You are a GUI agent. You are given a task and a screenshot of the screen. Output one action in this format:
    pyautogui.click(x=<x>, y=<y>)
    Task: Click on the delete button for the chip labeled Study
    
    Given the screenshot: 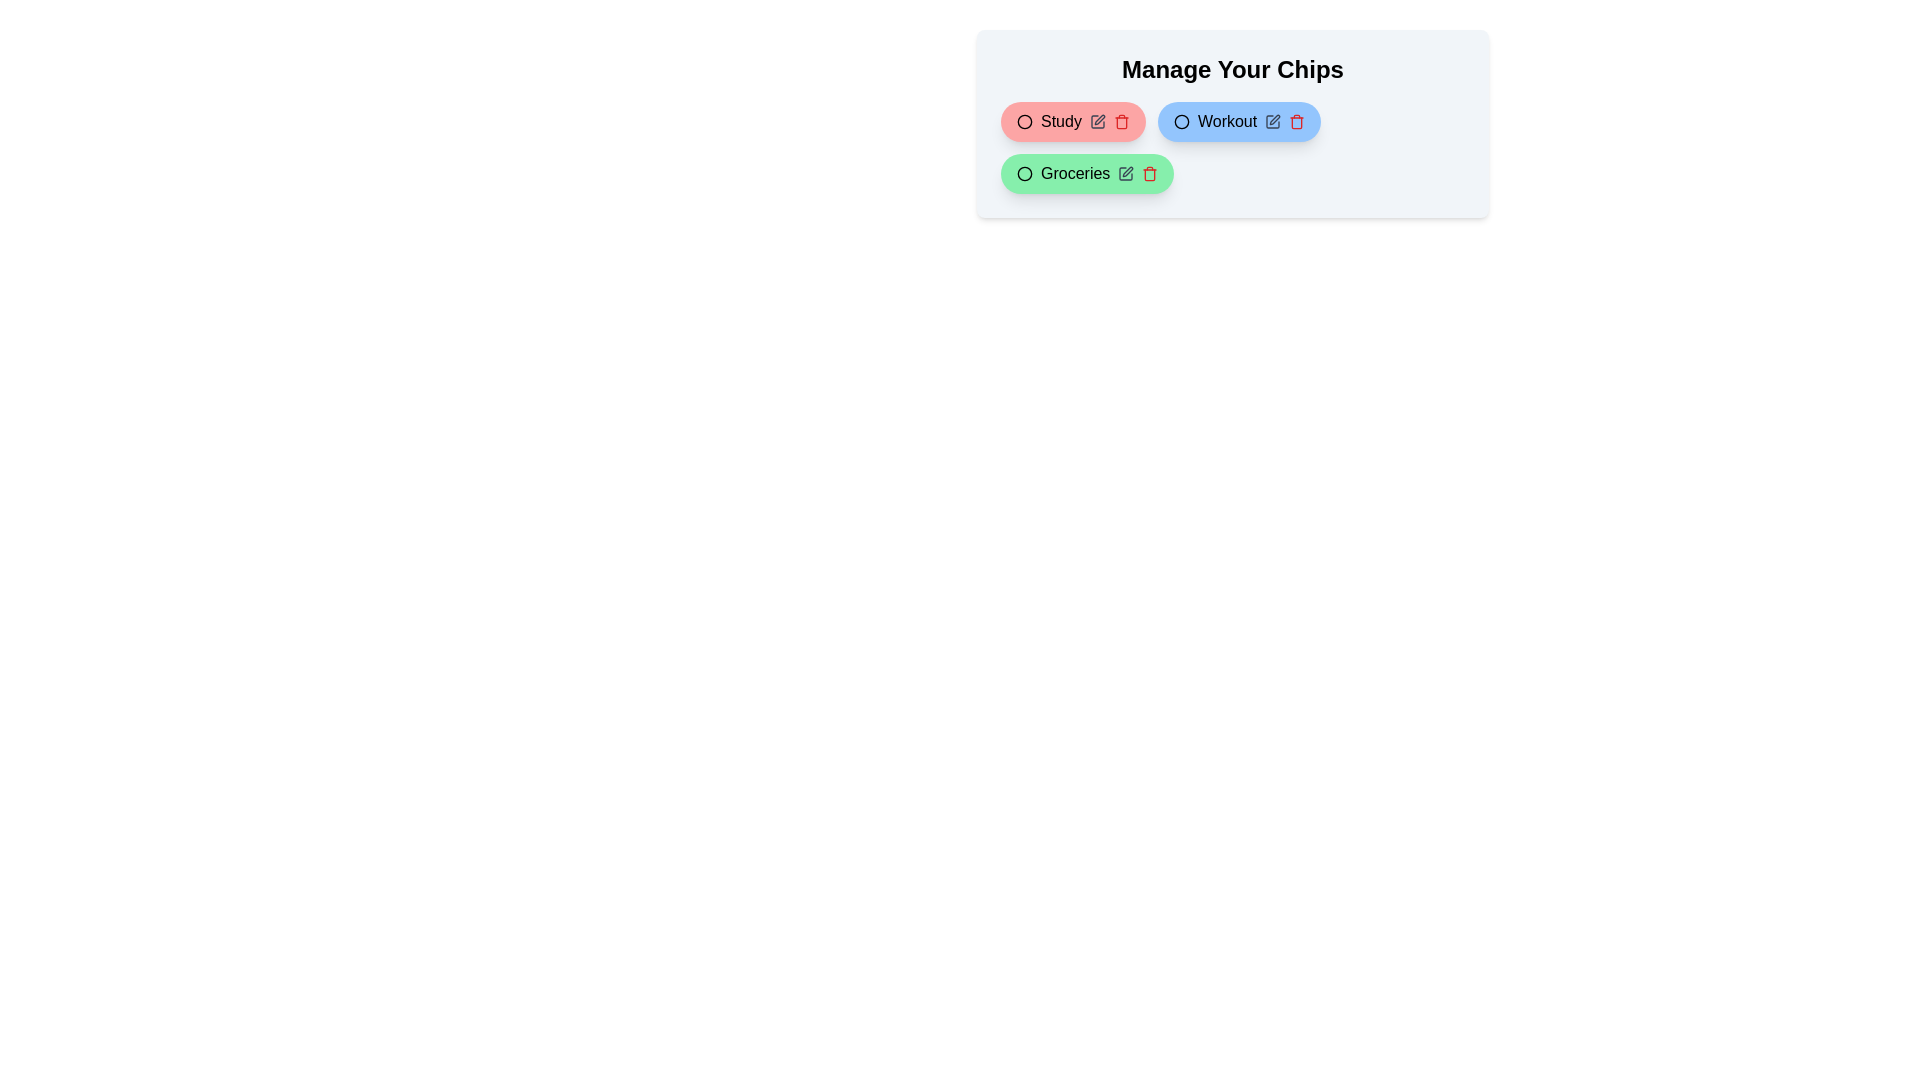 What is the action you would take?
    pyautogui.click(x=1121, y=122)
    